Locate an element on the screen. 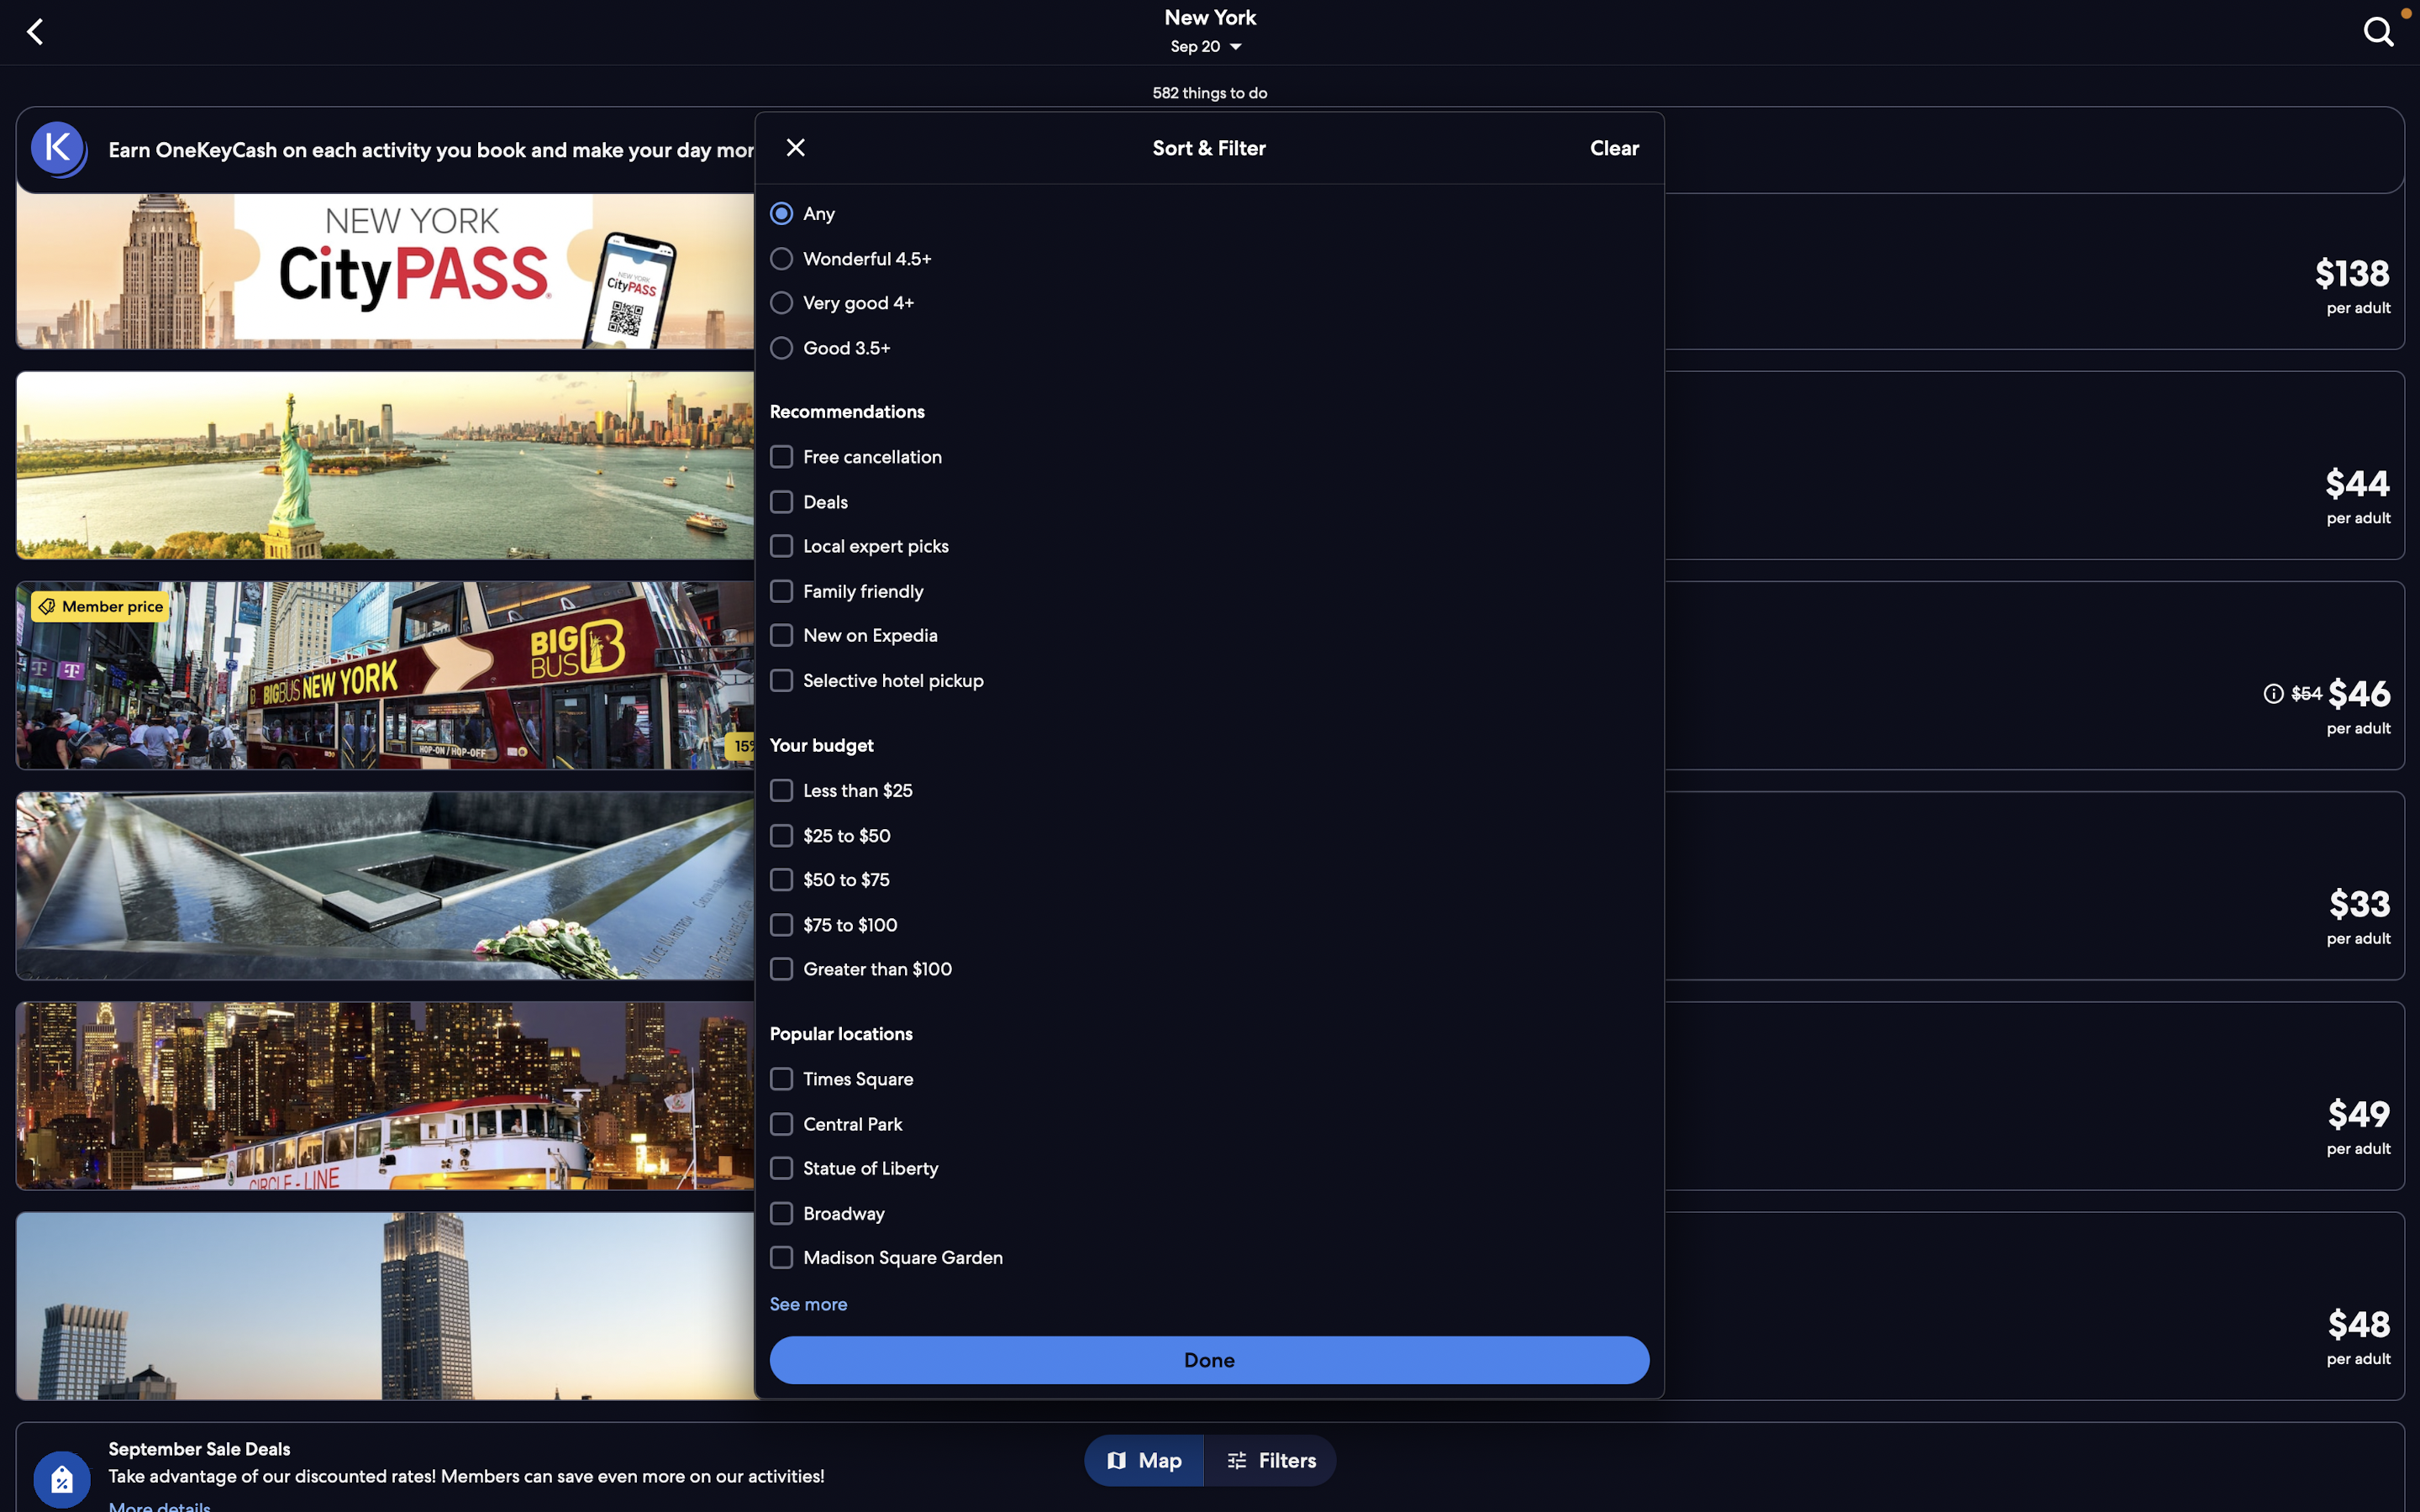  the "select hotel pickup" and "more than 100" options is located at coordinates (1210, 678).